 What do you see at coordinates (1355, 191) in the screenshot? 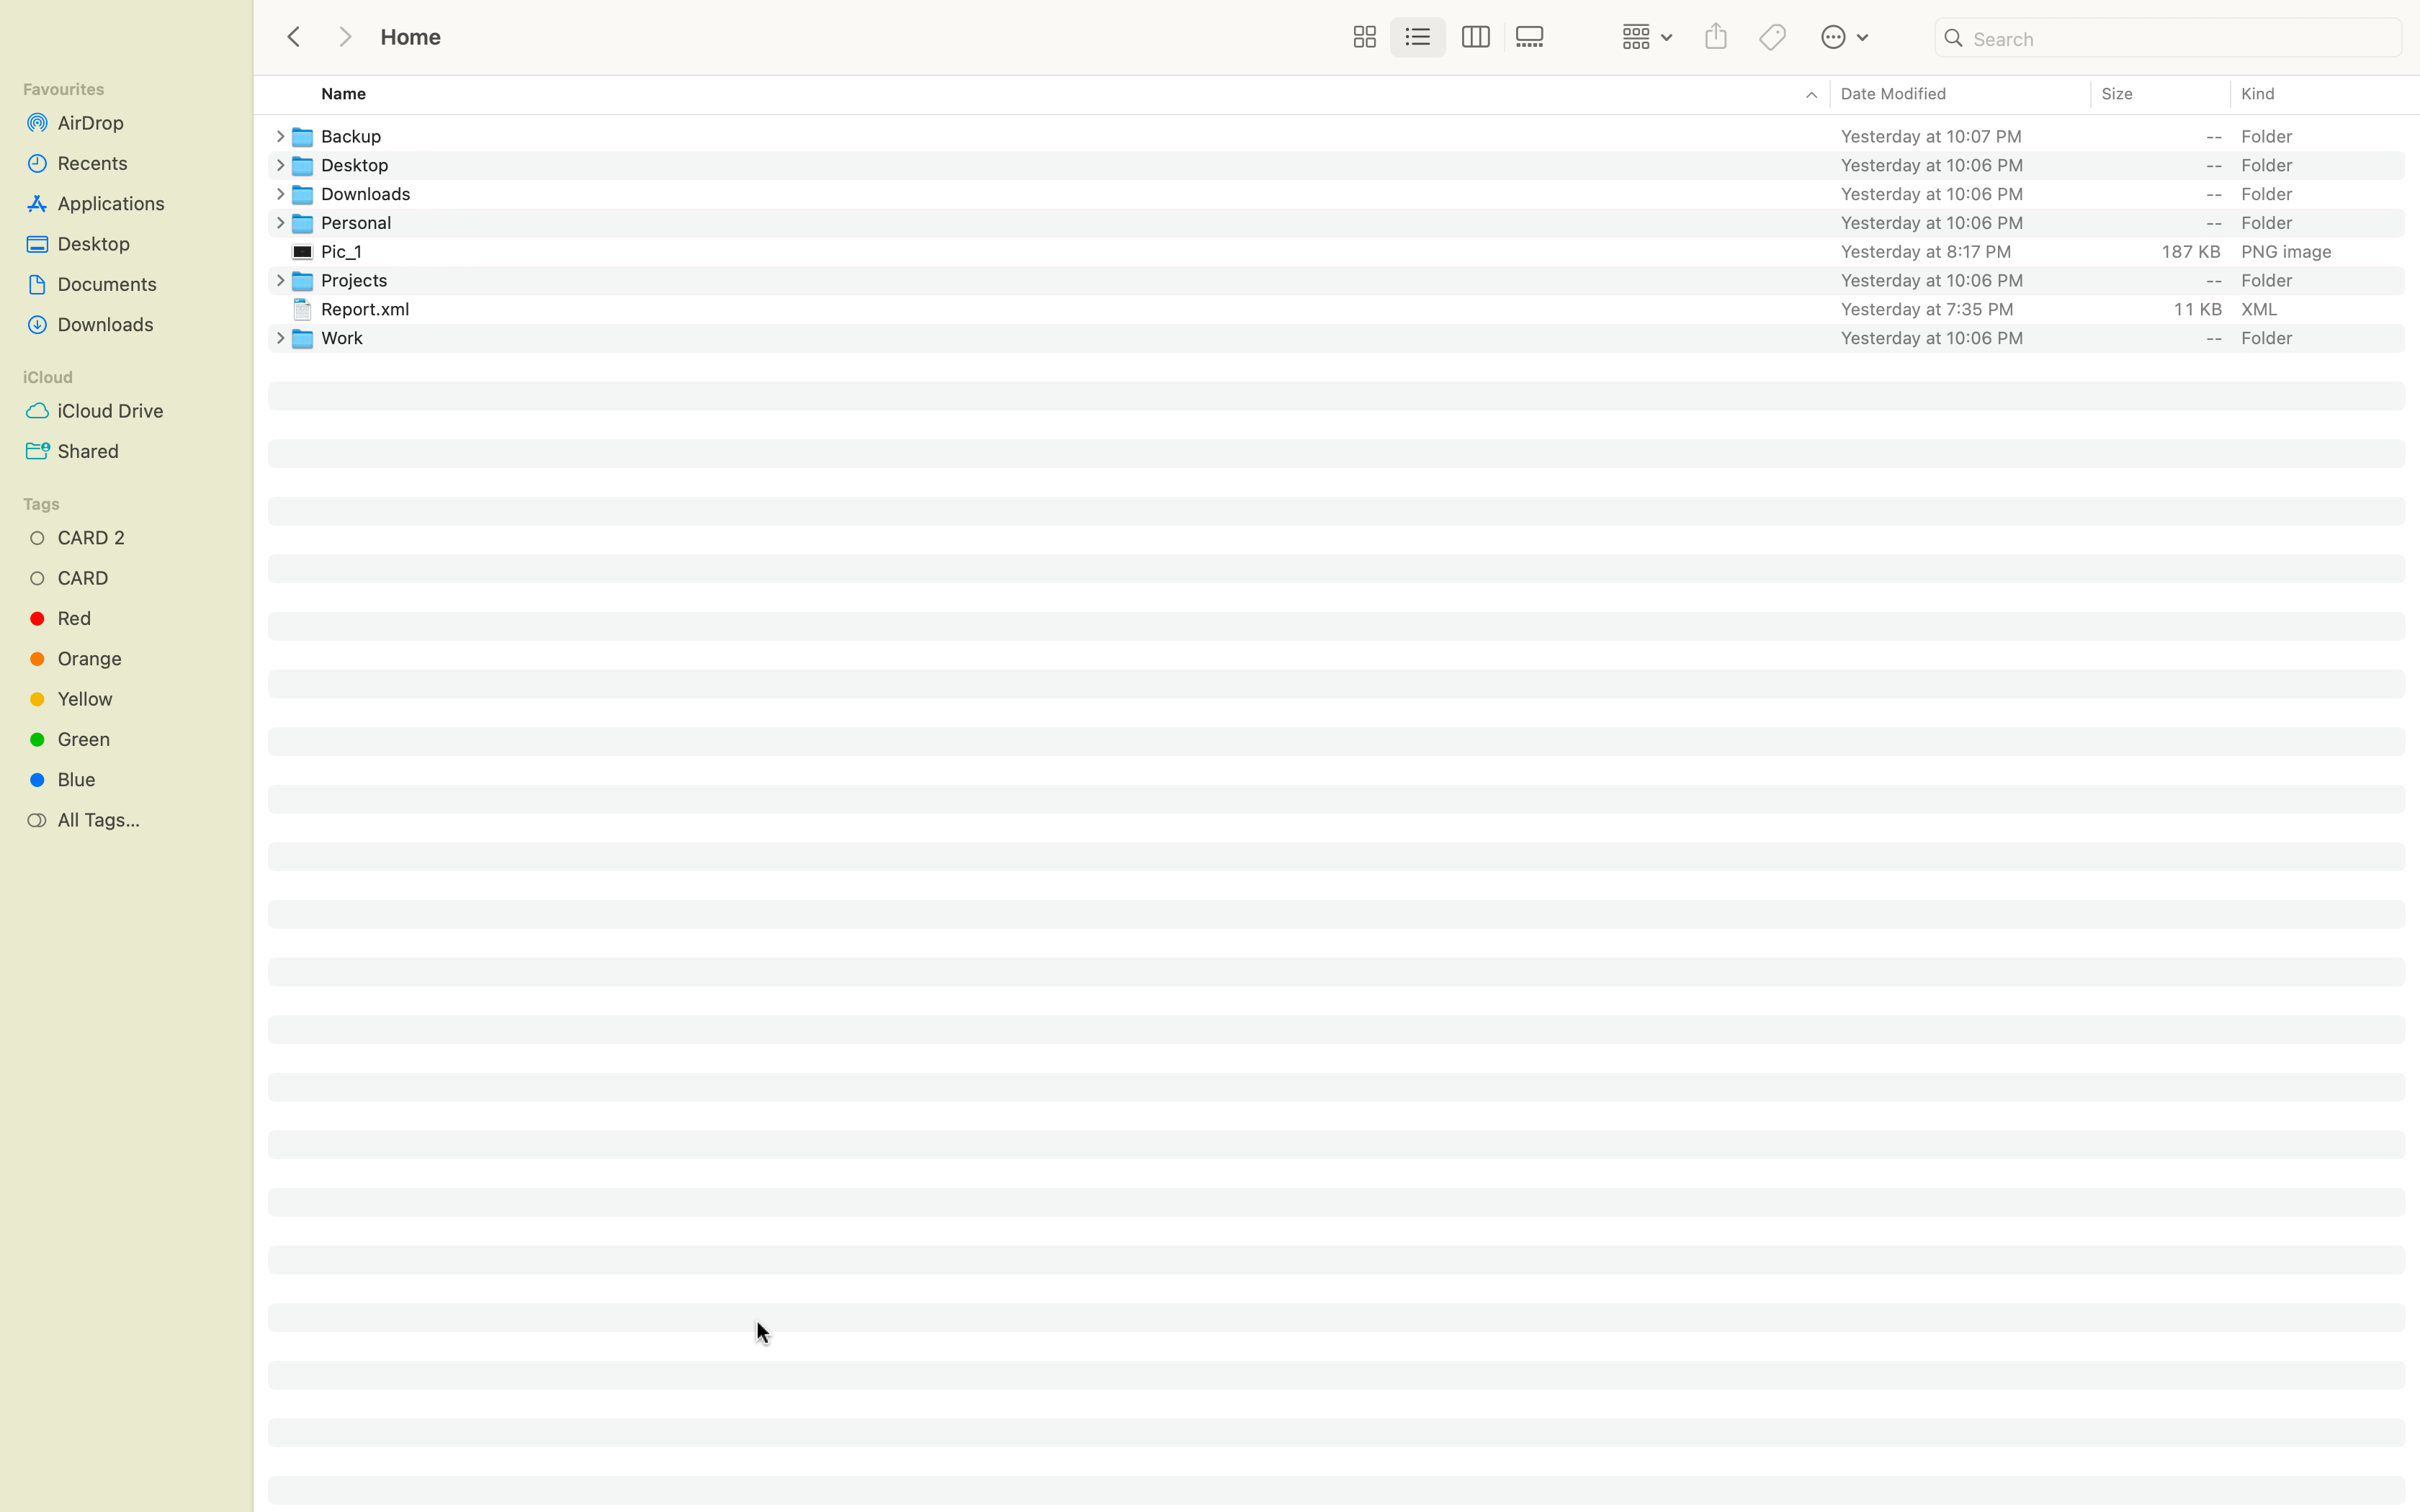
I see `the Downloads directory and return to the previous directory` at bounding box center [1355, 191].